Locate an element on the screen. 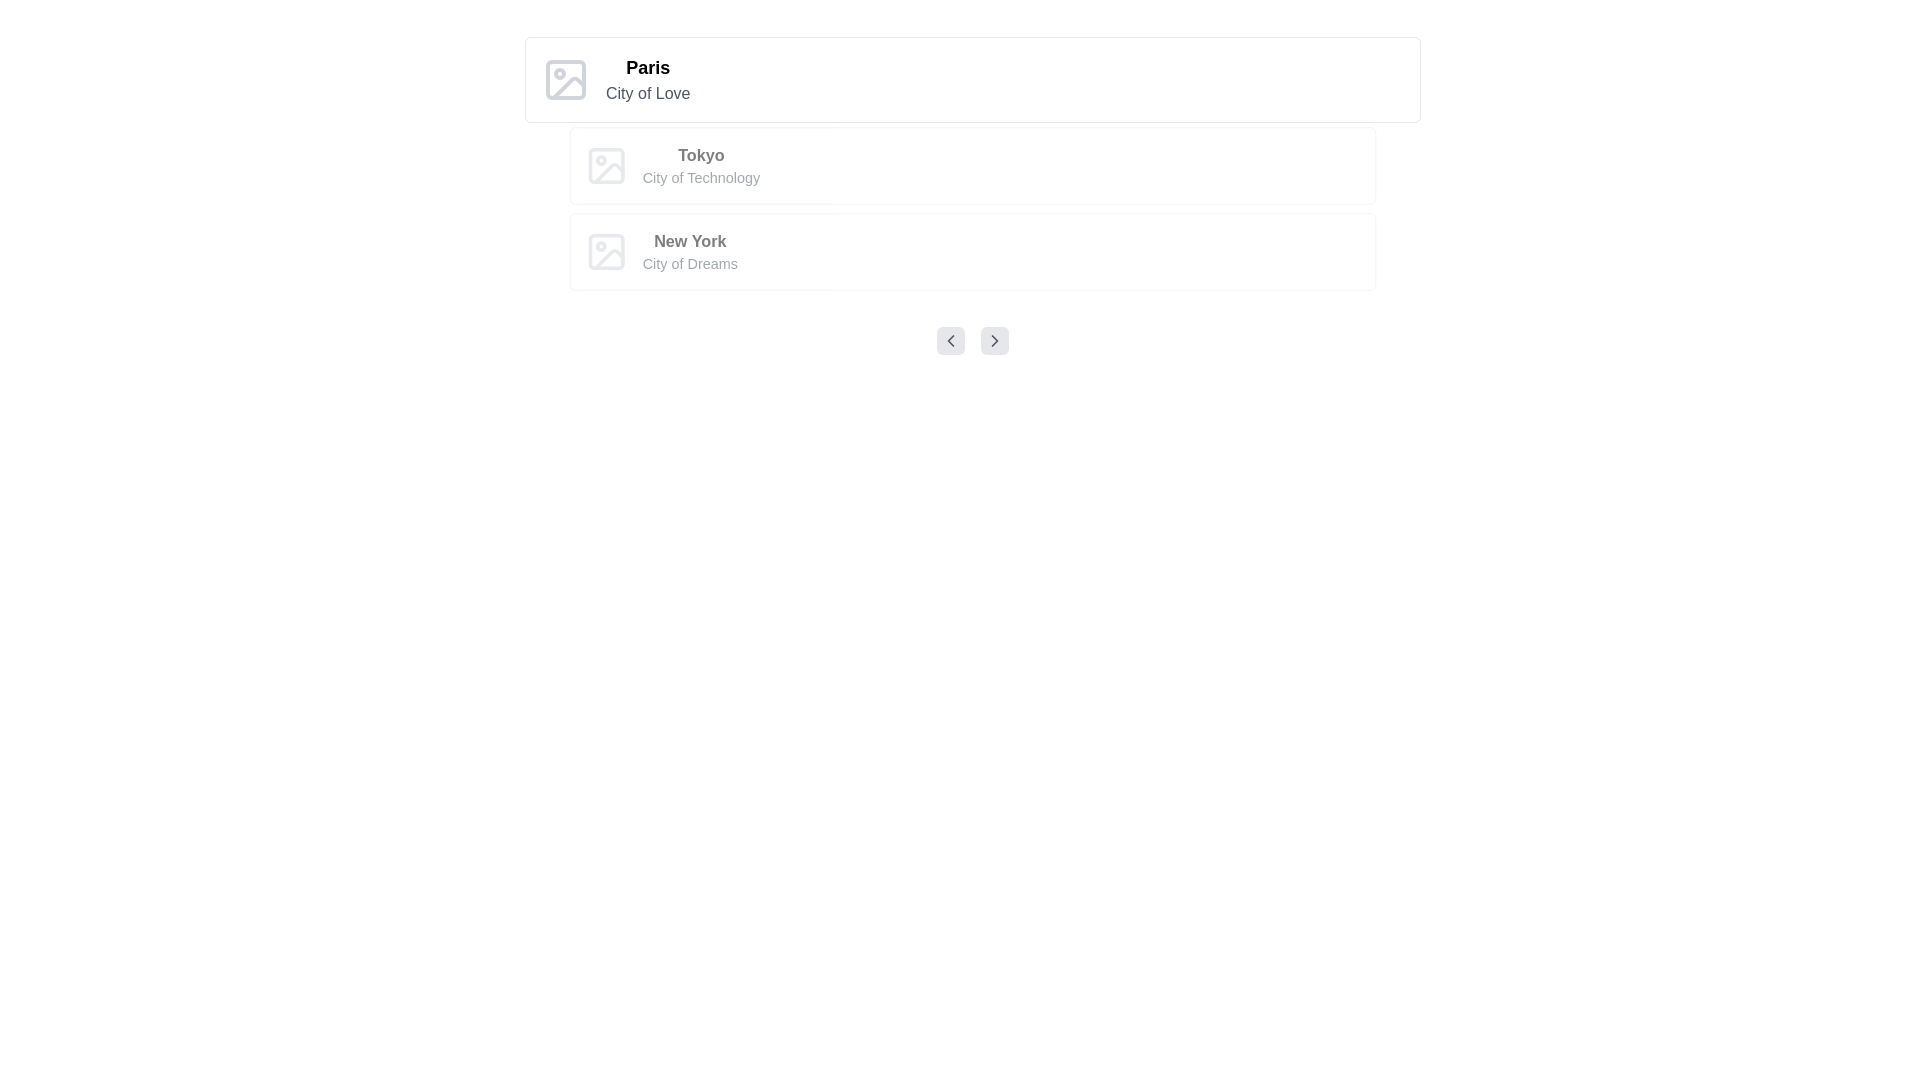 The width and height of the screenshot is (1920, 1080). the chevron icon representing the navigation action to move to the previous item or page, located centrally at the bottom of the UI interface is located at coordinates (949, 339).